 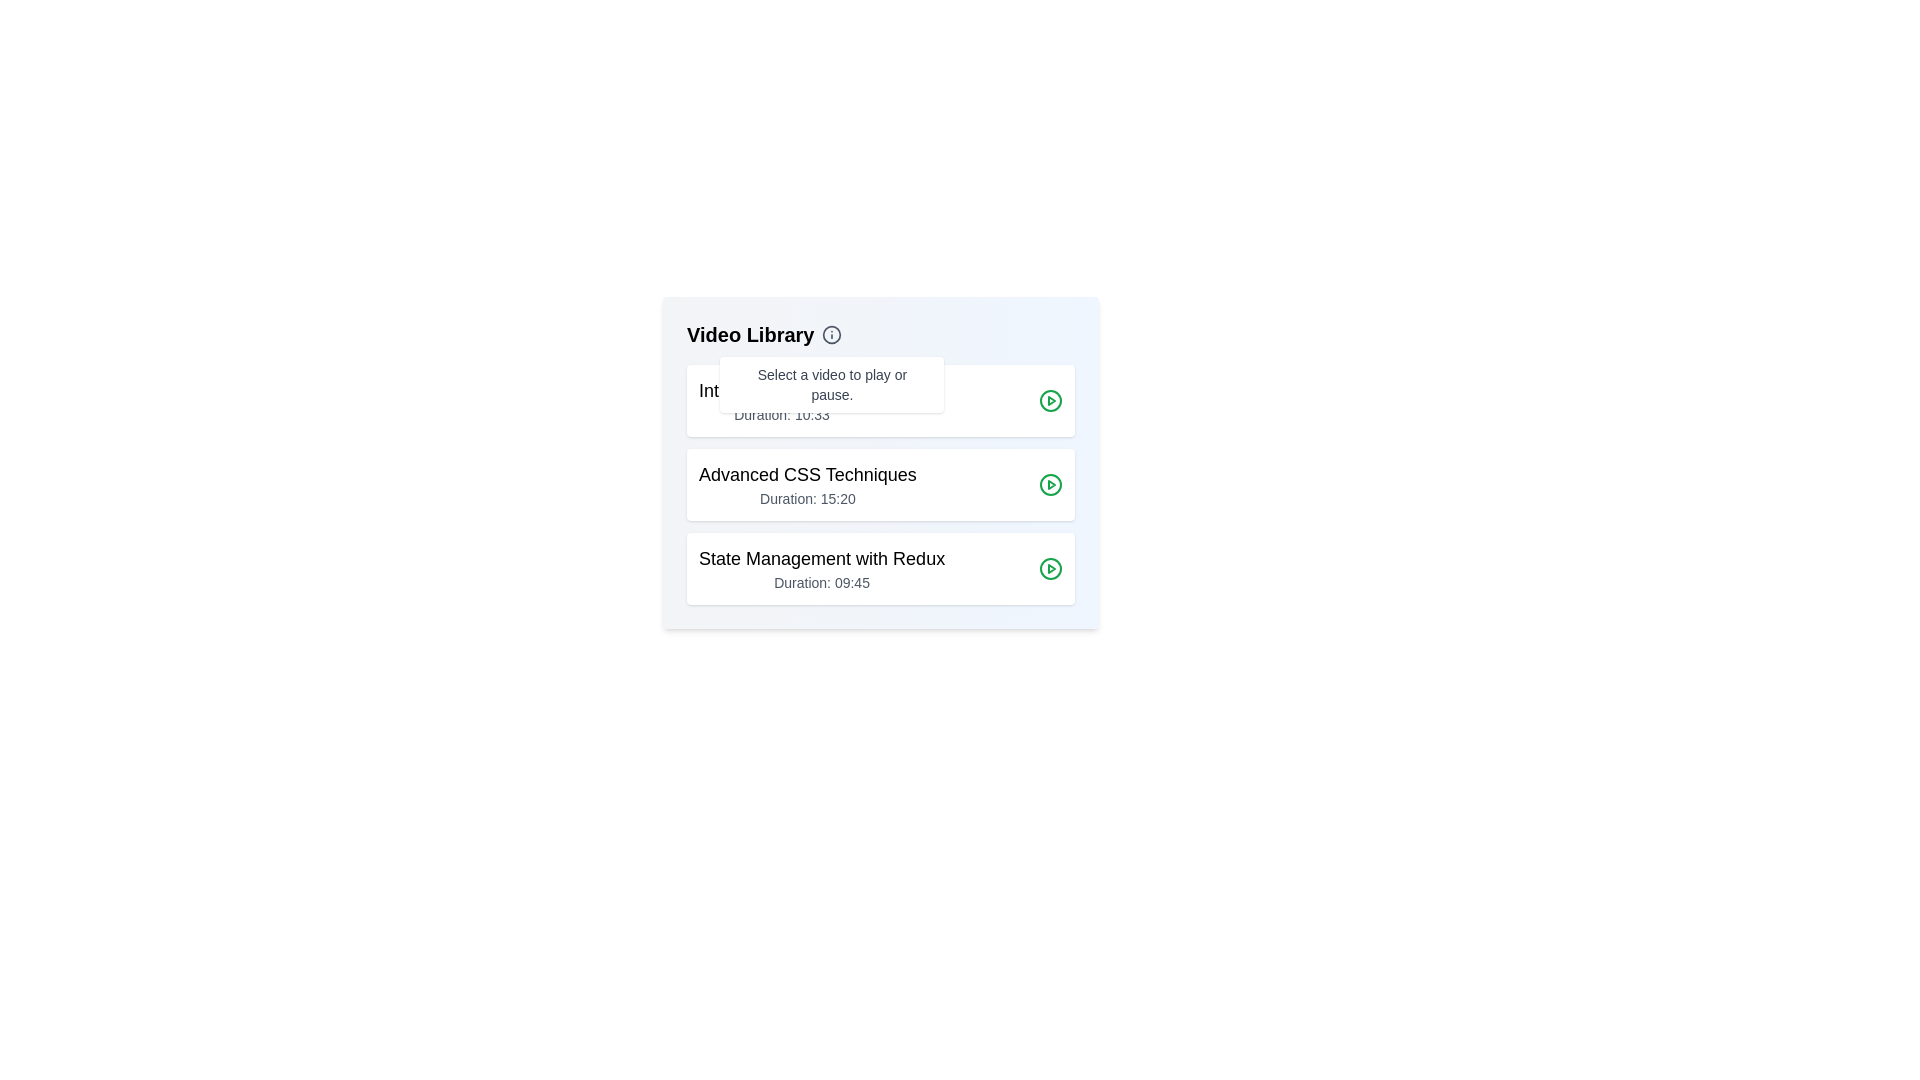 What do you see at coordinates (822, 569) in the screenshot?
I see `the video option list item, which displays the title and duration, located in the Video Library section` at bounding box center [822, 569].